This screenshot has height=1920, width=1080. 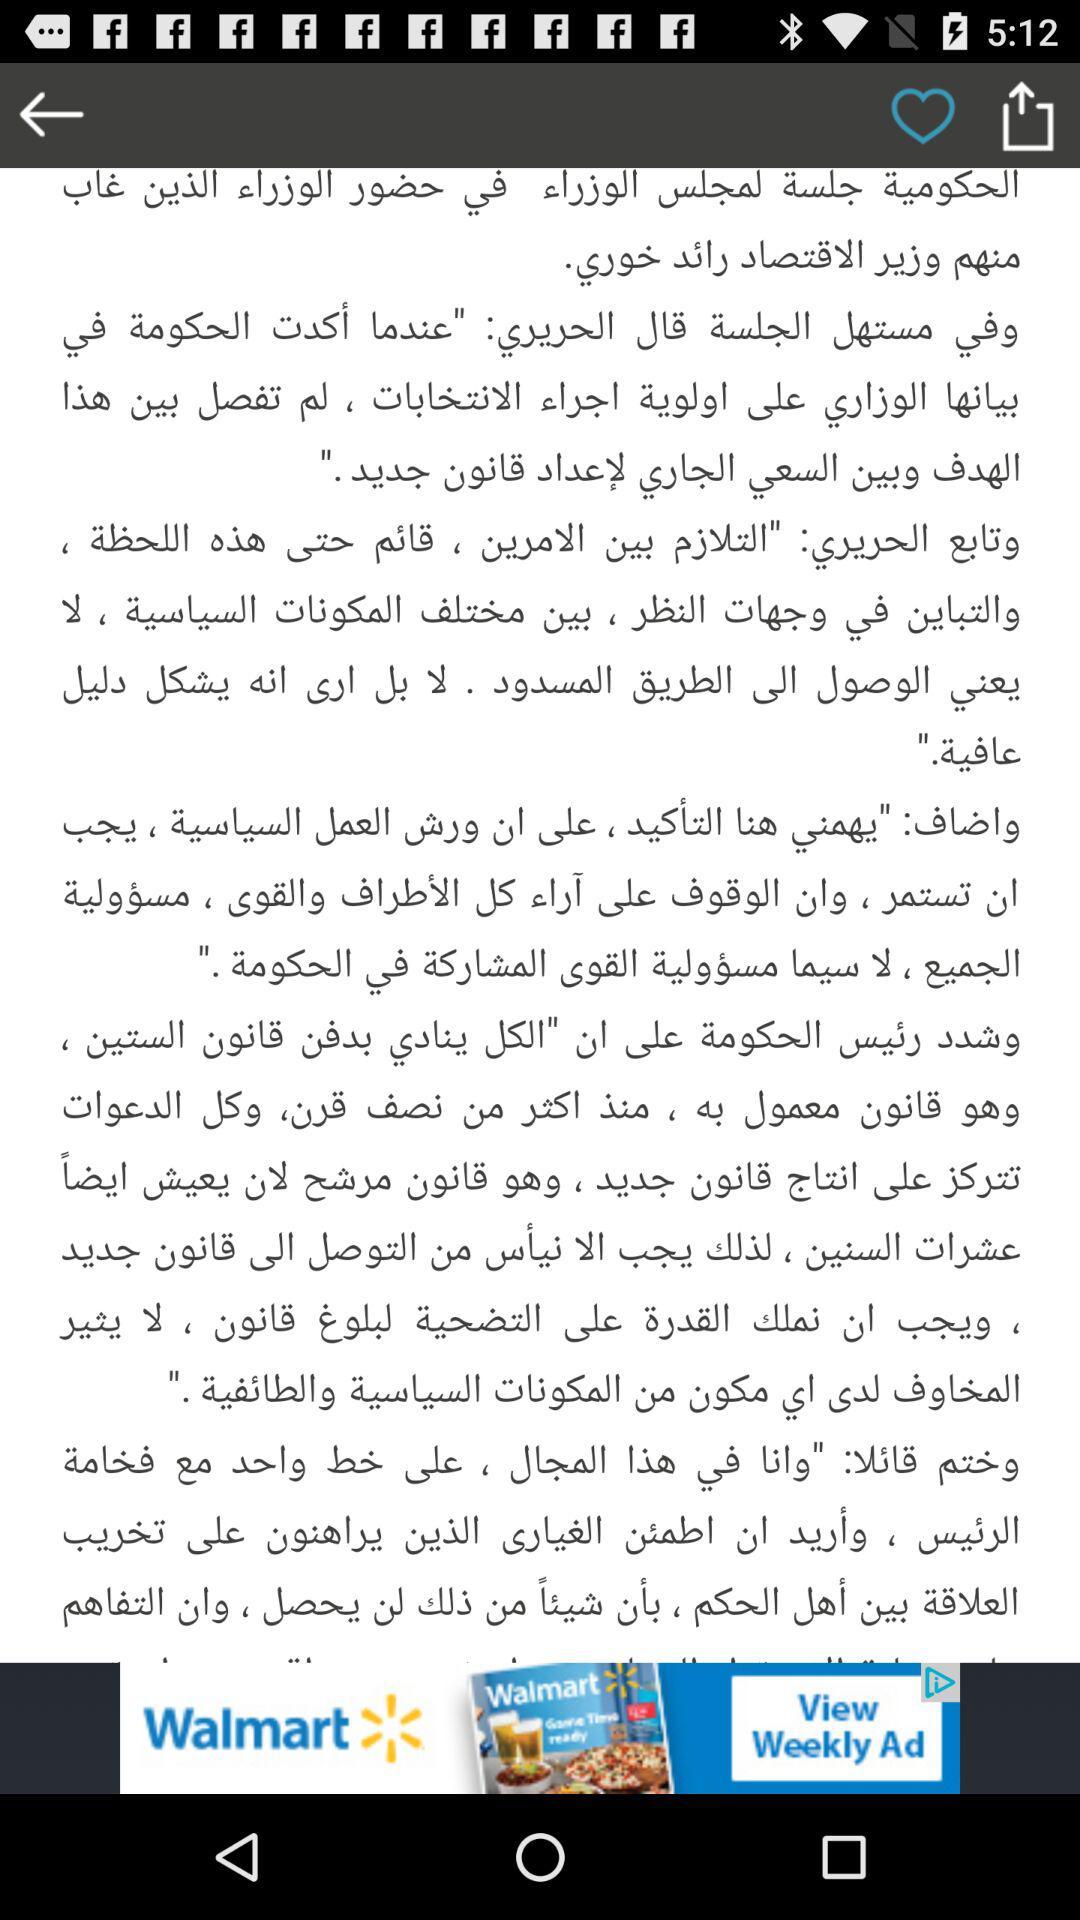 I want to click on picture, so click(x=540, y=862).